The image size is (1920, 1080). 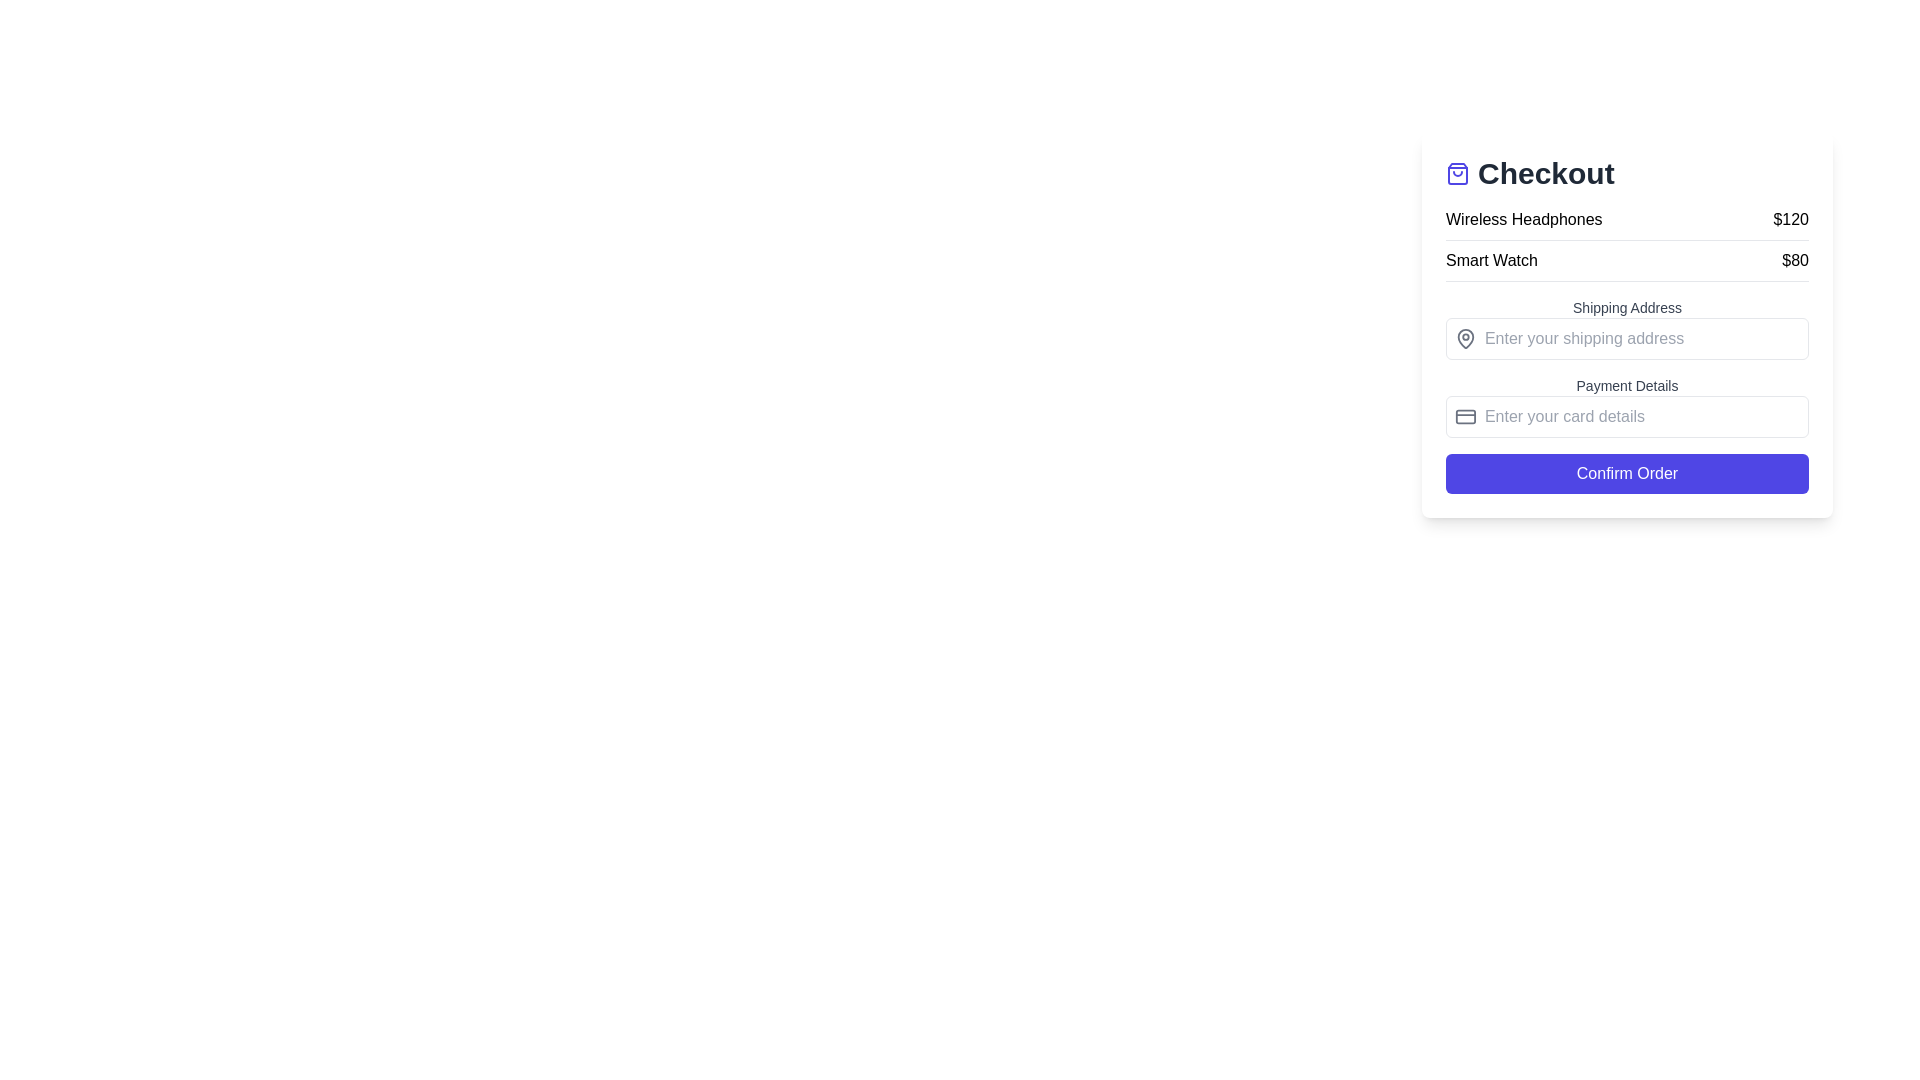 I want to click on the rectangular text input field with light borders and placeholder text 'Enter your shipping address' to focus it, so click(x=1642, y=338).